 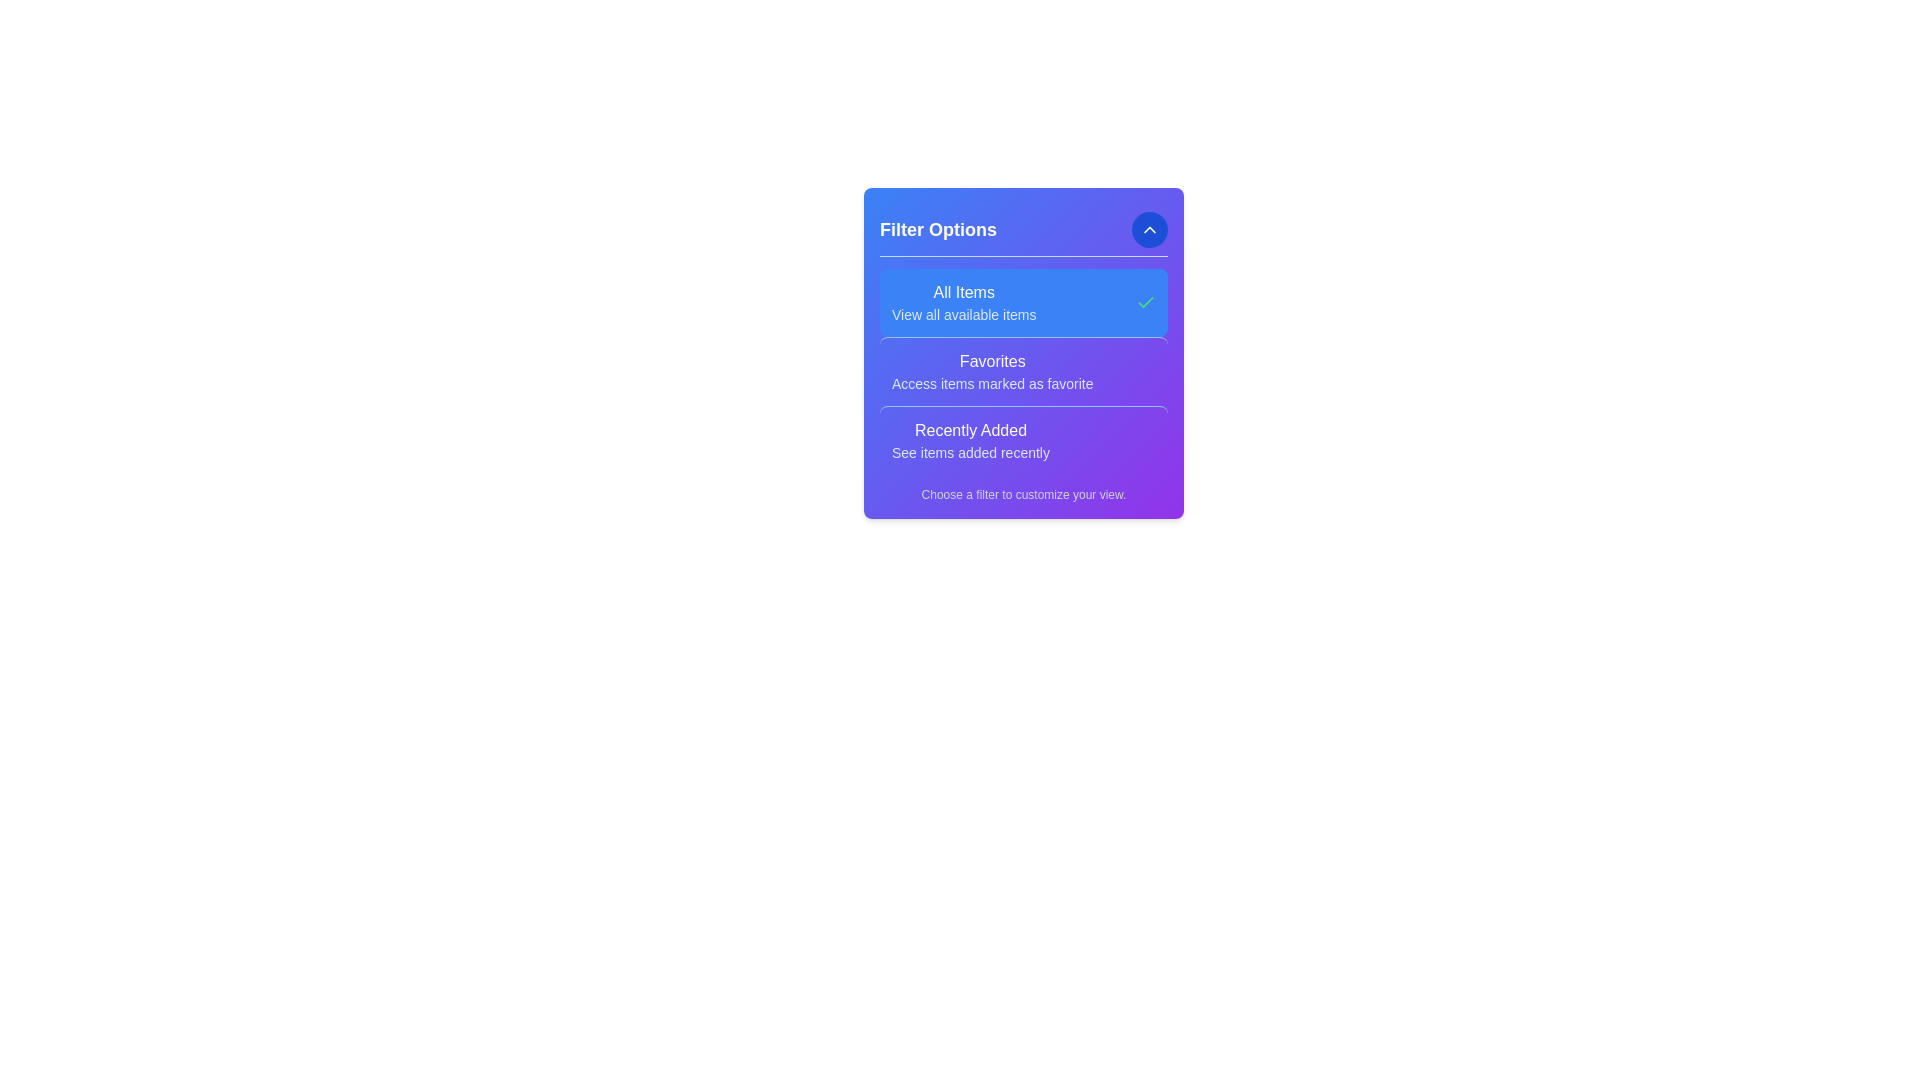 I want to click on the filter option All Items from the menu, so click(x=964, y=303).